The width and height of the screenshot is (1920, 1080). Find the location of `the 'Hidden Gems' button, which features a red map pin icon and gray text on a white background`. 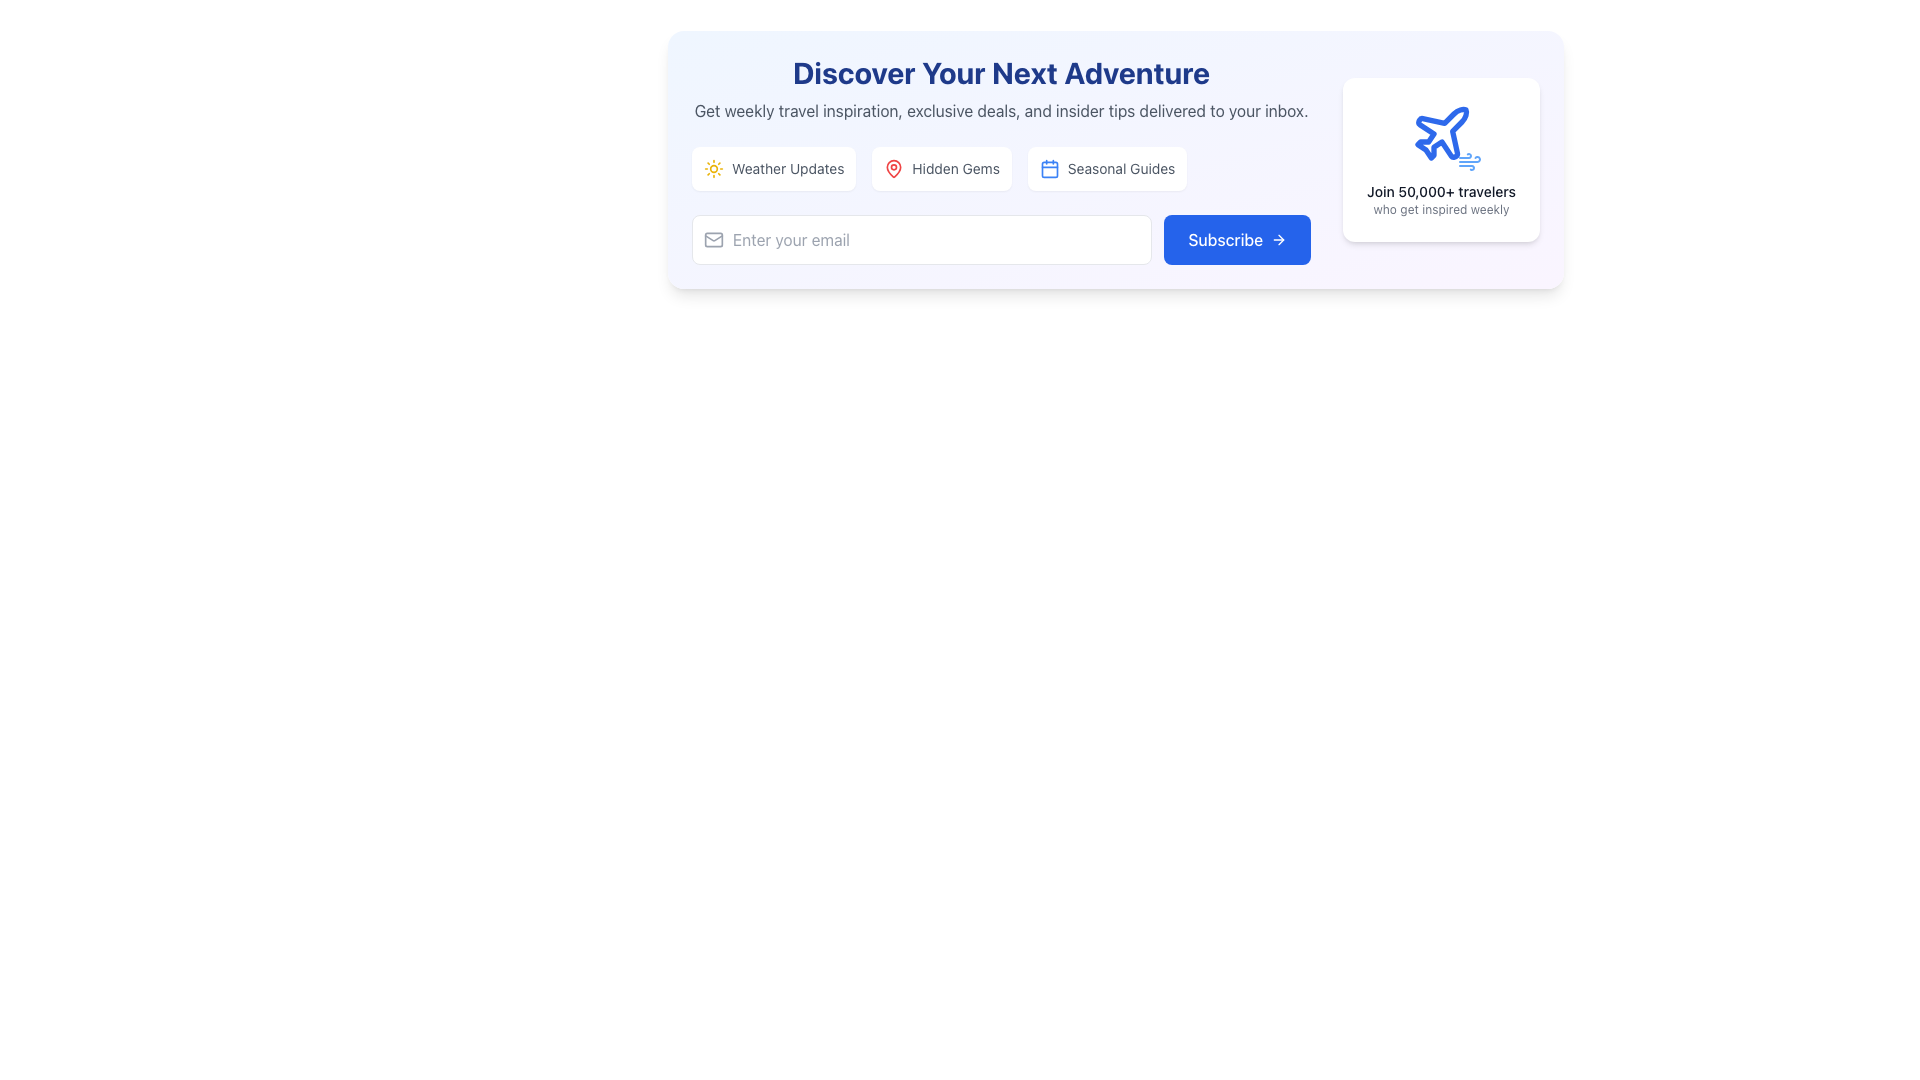

the 'Hidden Gems' button, which features a red map pin icon and gray text on a white background is located at coordinates (940, 168).